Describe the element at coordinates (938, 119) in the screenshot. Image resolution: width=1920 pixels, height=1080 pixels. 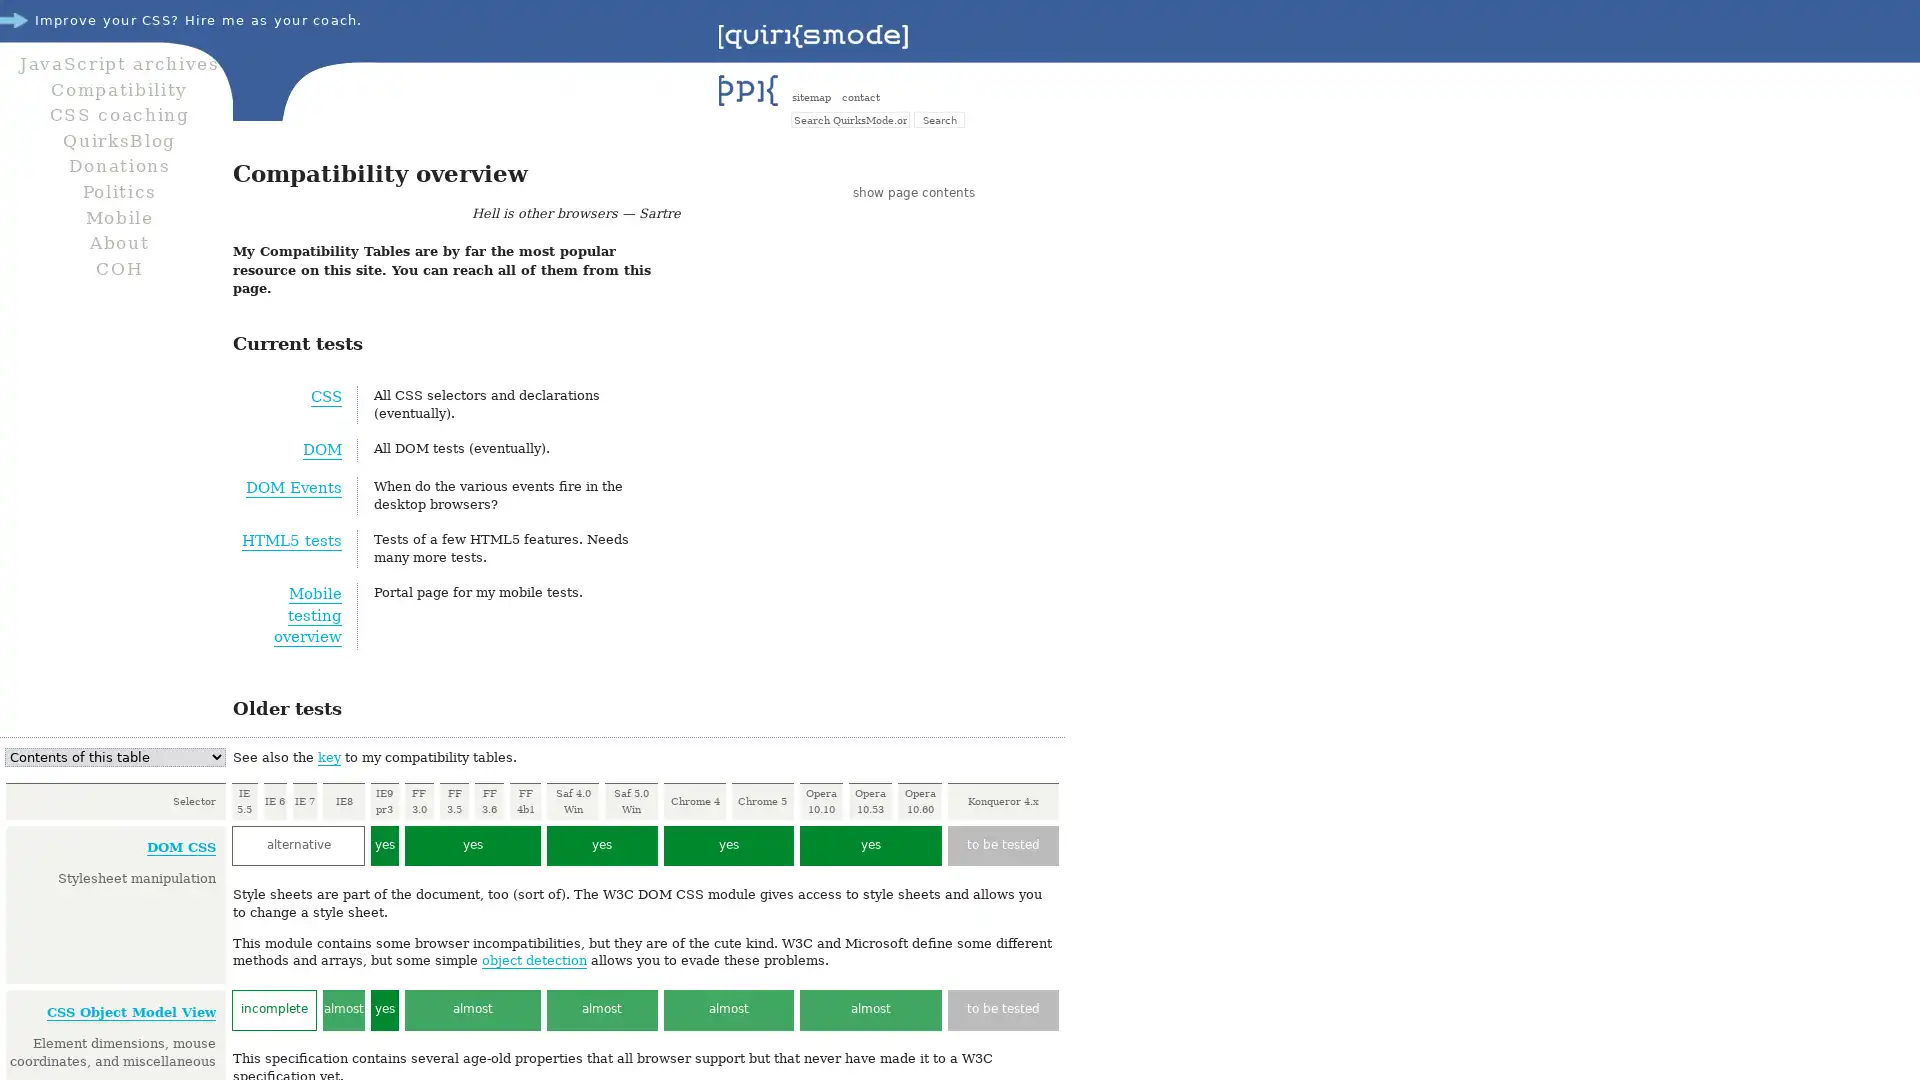
I see `Search` at that location.